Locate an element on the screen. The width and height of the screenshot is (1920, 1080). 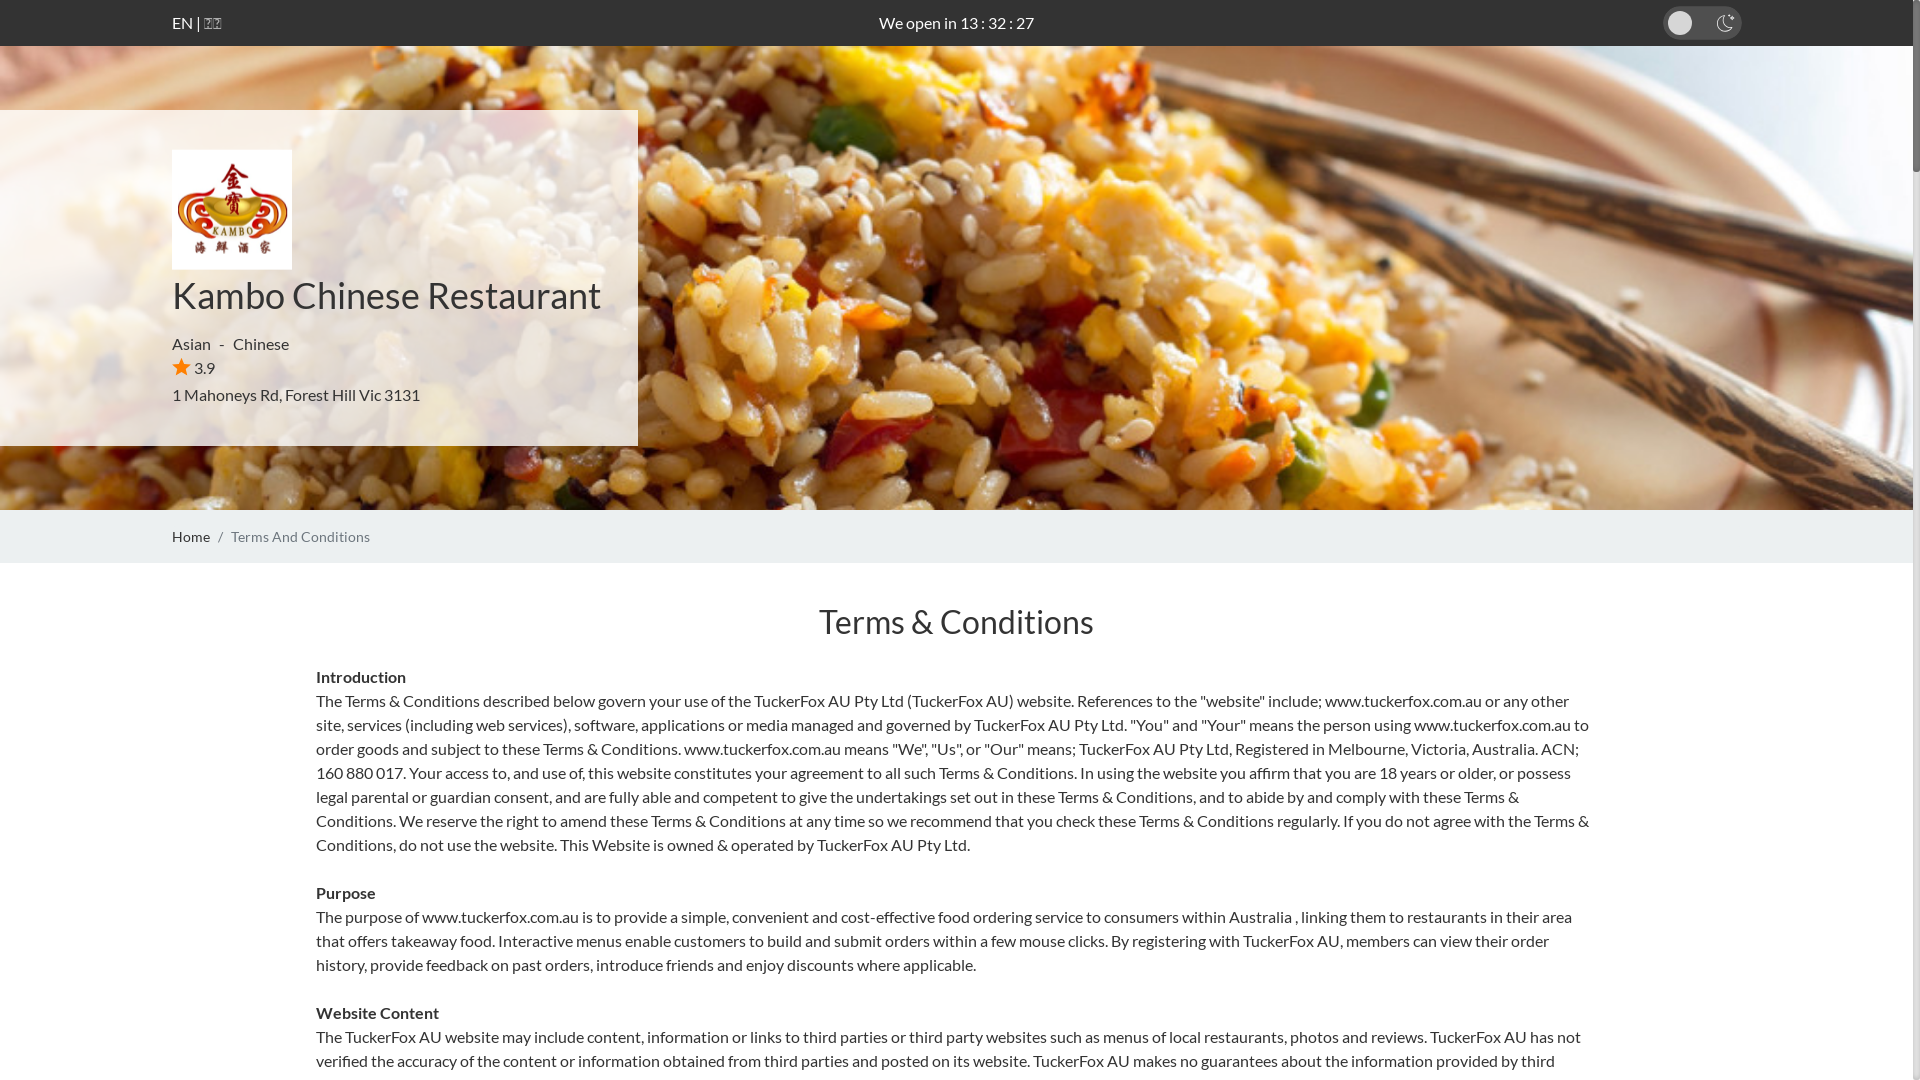
'3.9' is located at coordinates (193, 367).